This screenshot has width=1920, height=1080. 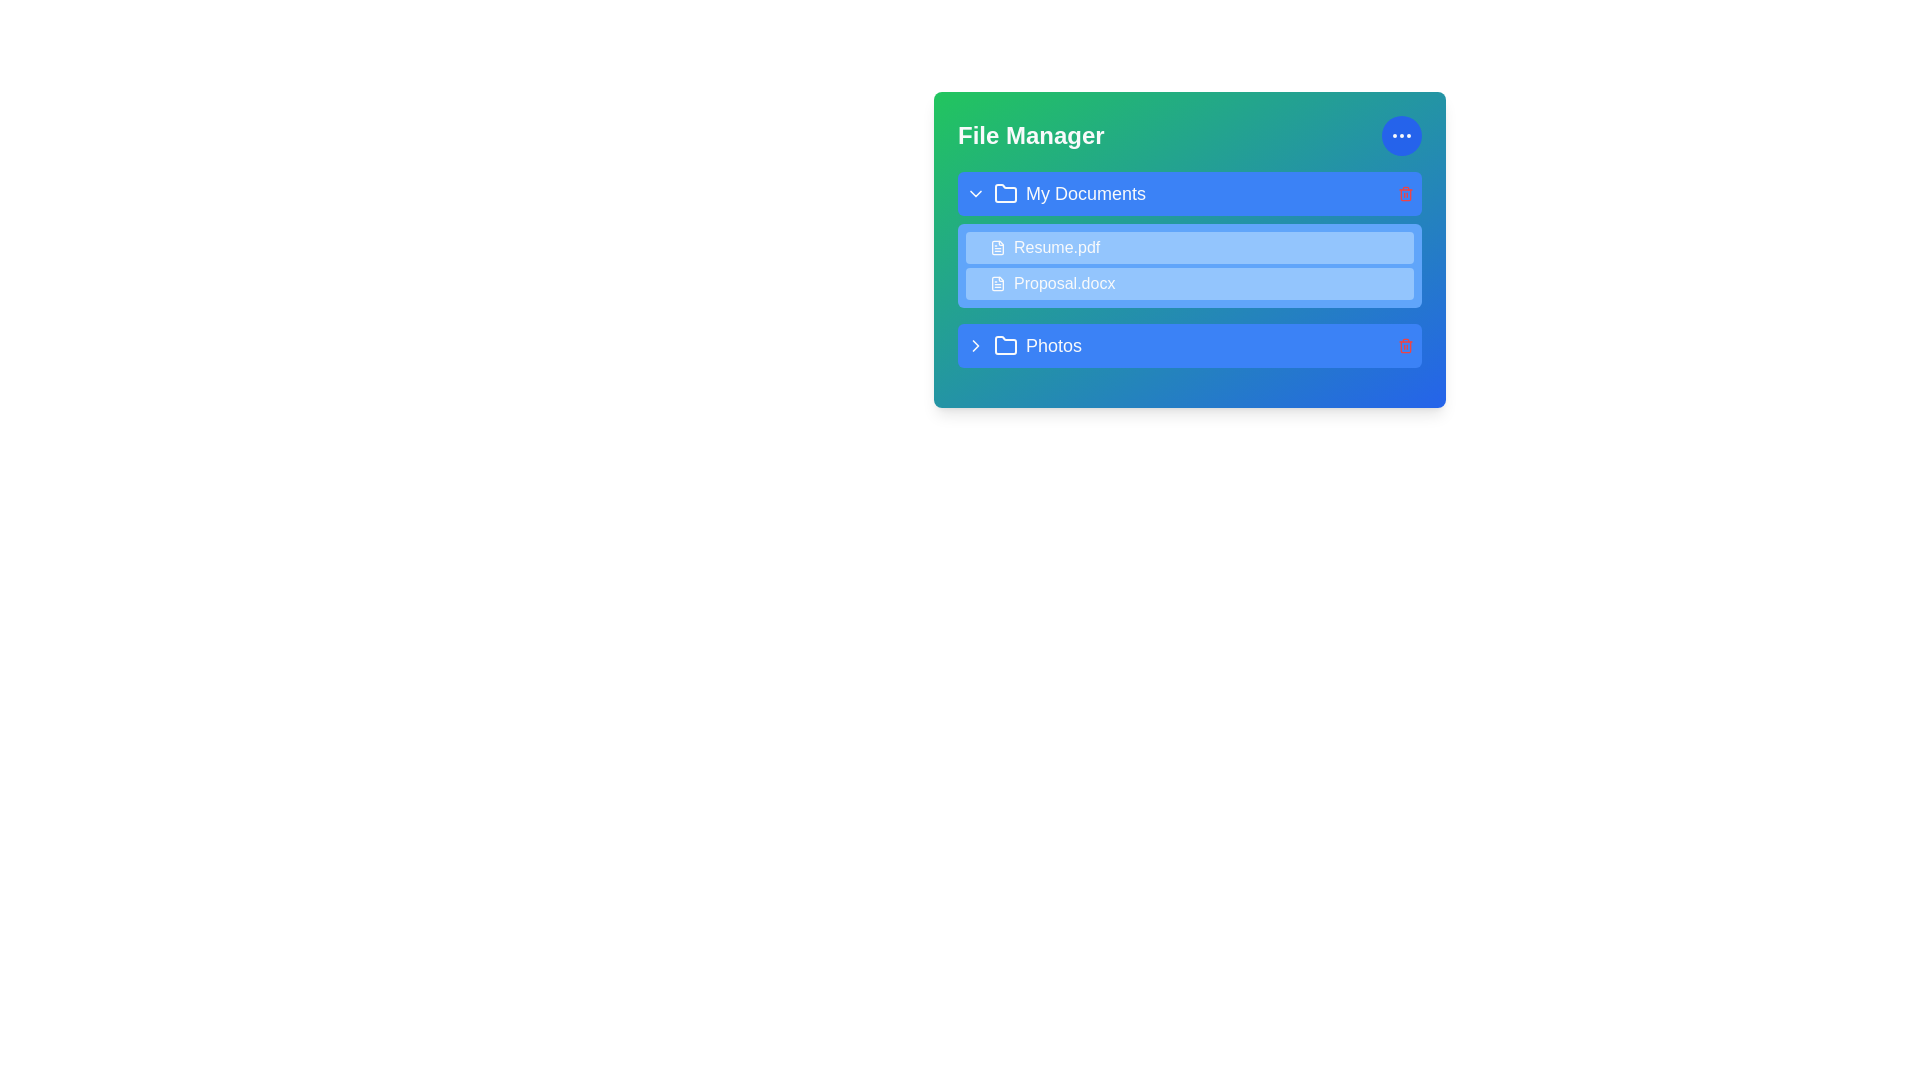 What do you see at coordinates (998, 246) in the screenshot?
I see `the file type icon representing 'Resume.pdf' in the file manager, located to the left of the text 'Resume.pdf'` at bounding box center [998, 246].